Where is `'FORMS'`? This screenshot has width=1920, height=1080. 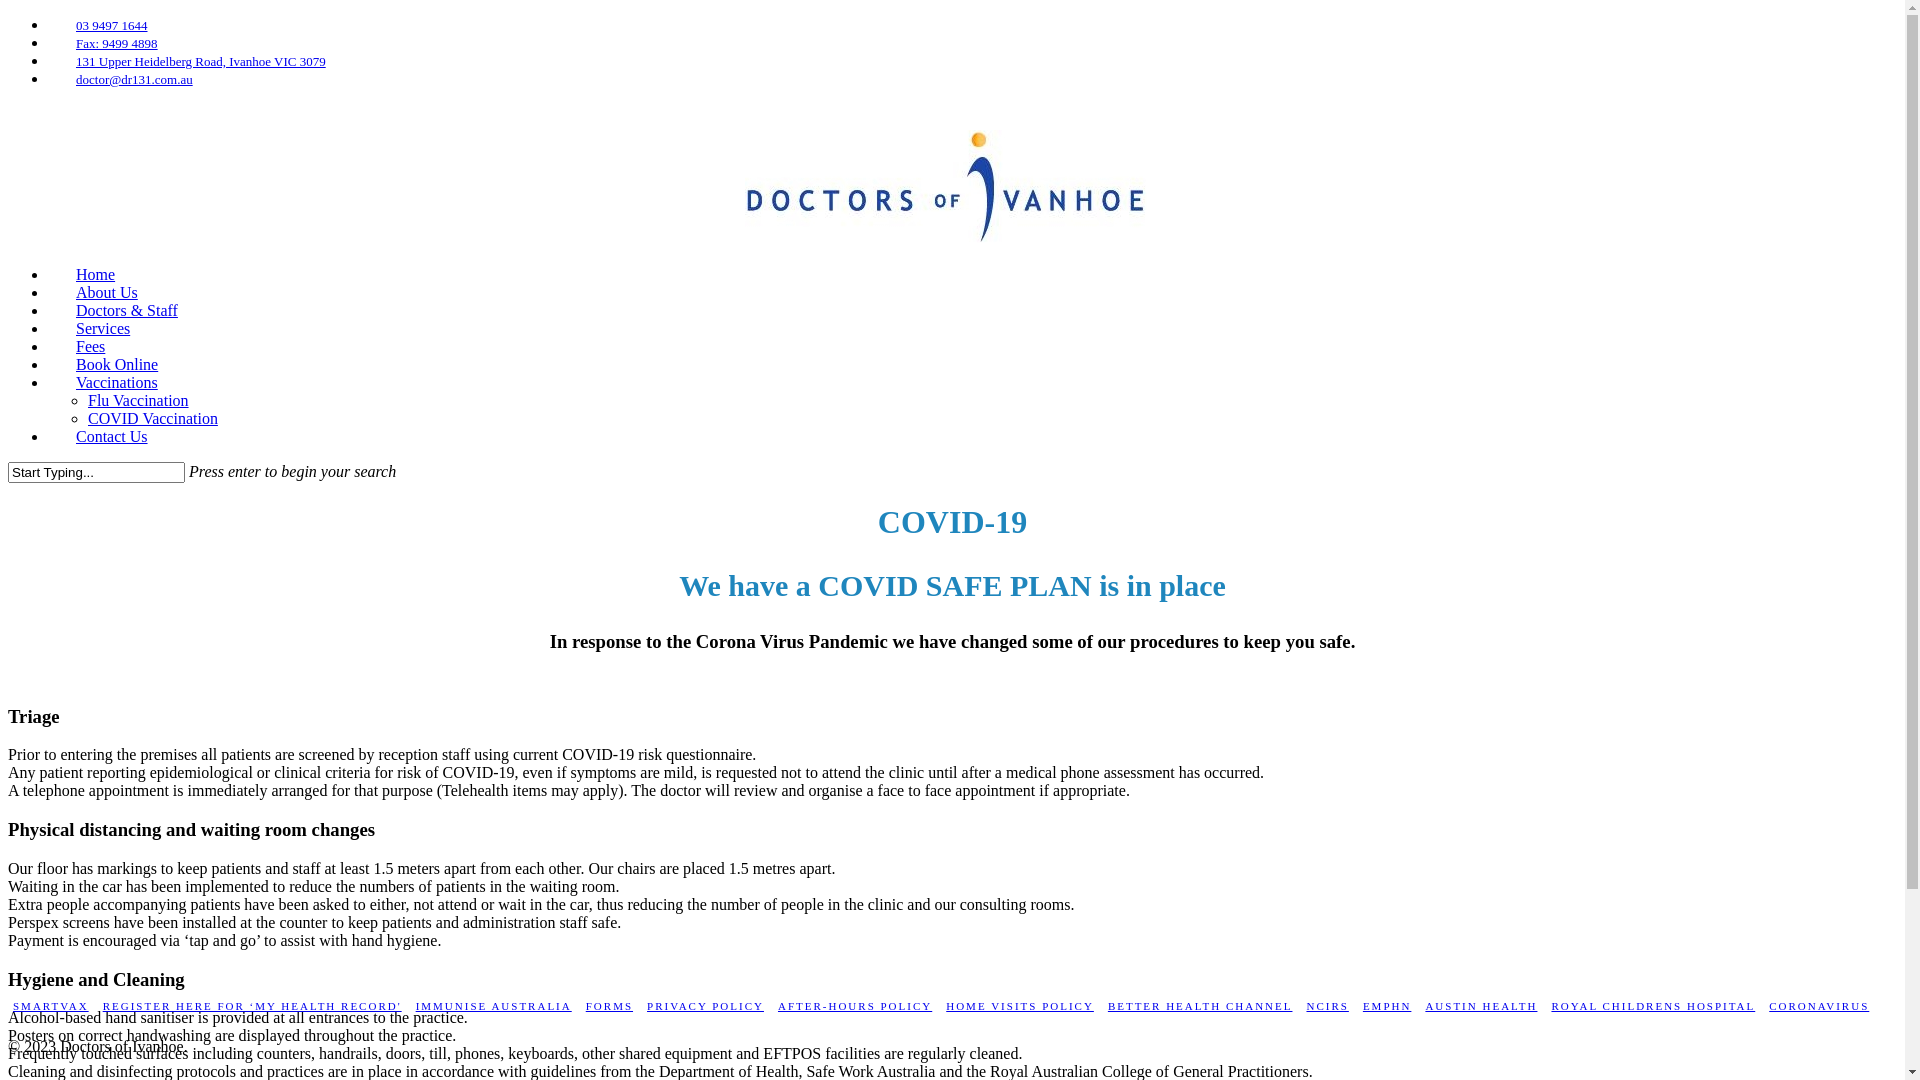 'FORMS' is located at coordinates (608, 1006).